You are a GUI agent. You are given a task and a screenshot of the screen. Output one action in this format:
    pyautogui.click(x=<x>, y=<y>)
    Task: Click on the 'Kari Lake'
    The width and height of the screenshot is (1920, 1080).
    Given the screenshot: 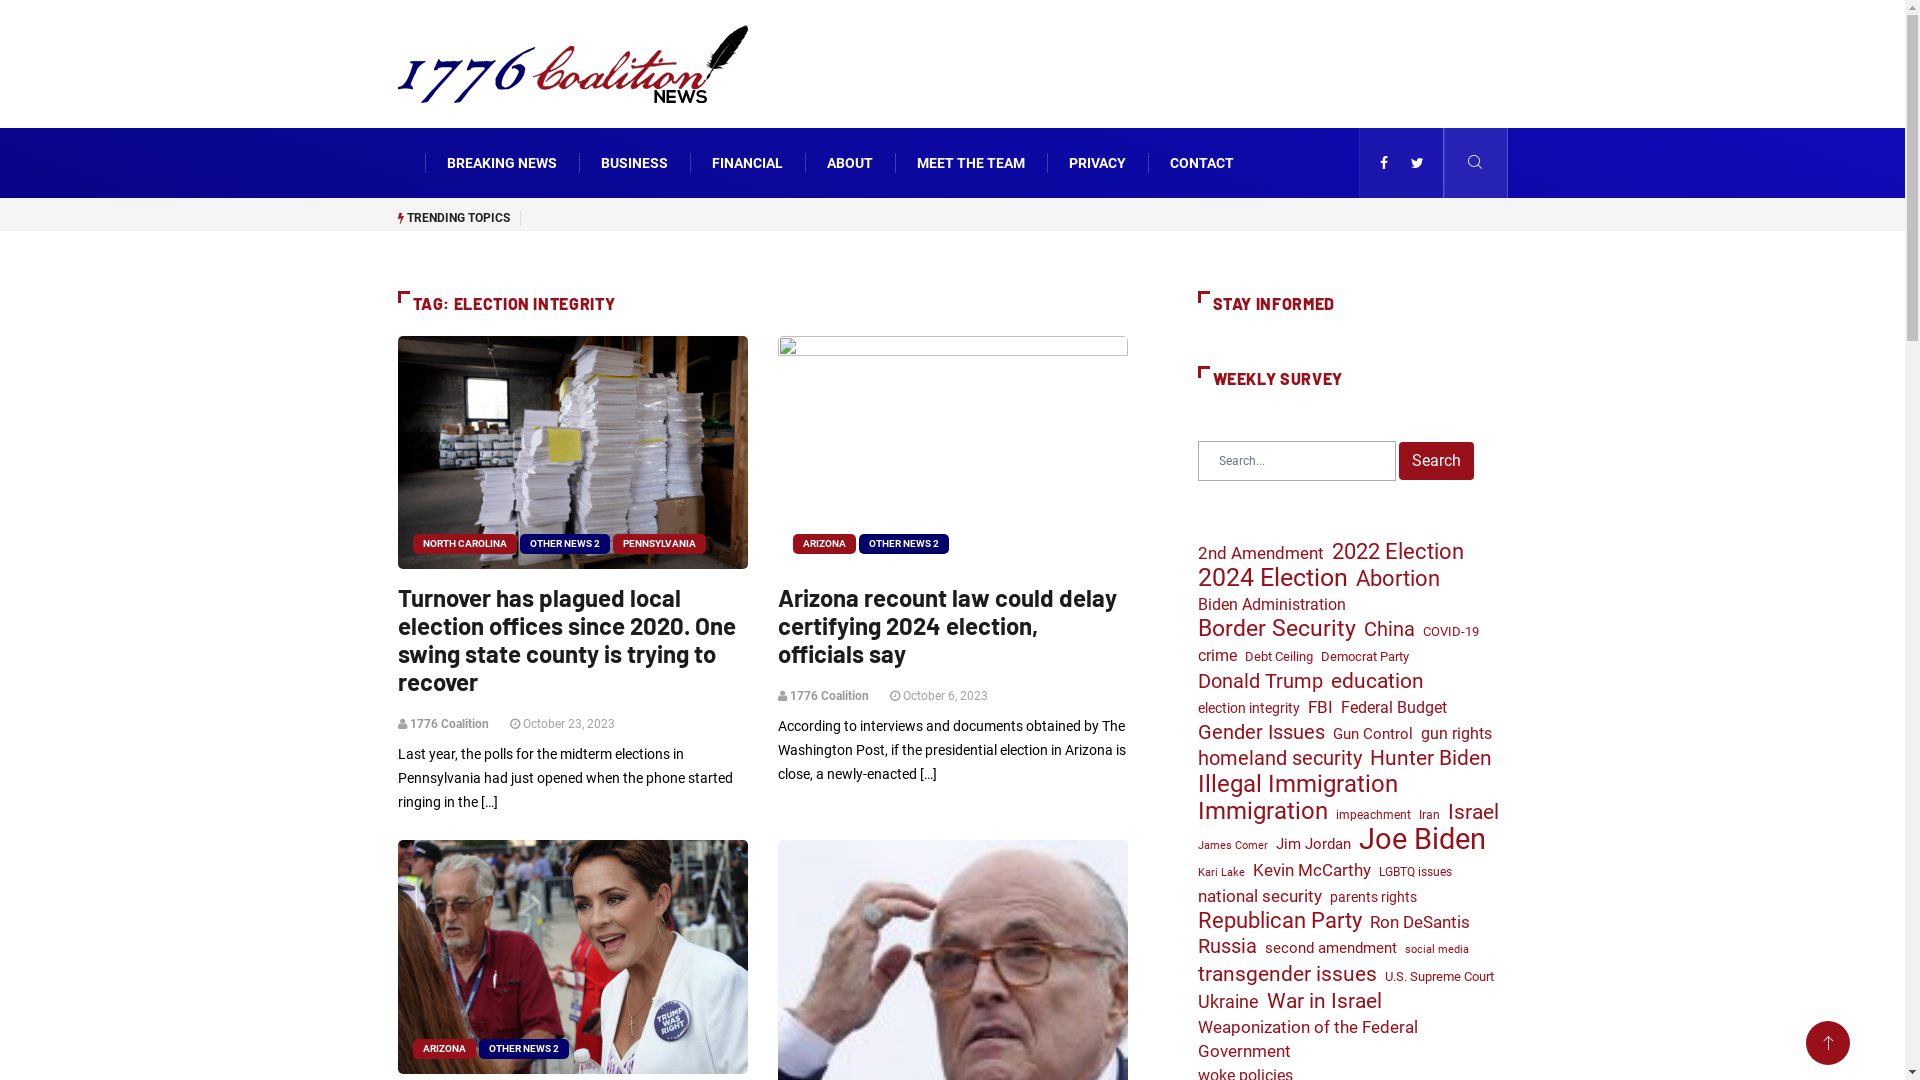 What is the action you would take?
    pyautogui.click(x=1220, y=871)
    